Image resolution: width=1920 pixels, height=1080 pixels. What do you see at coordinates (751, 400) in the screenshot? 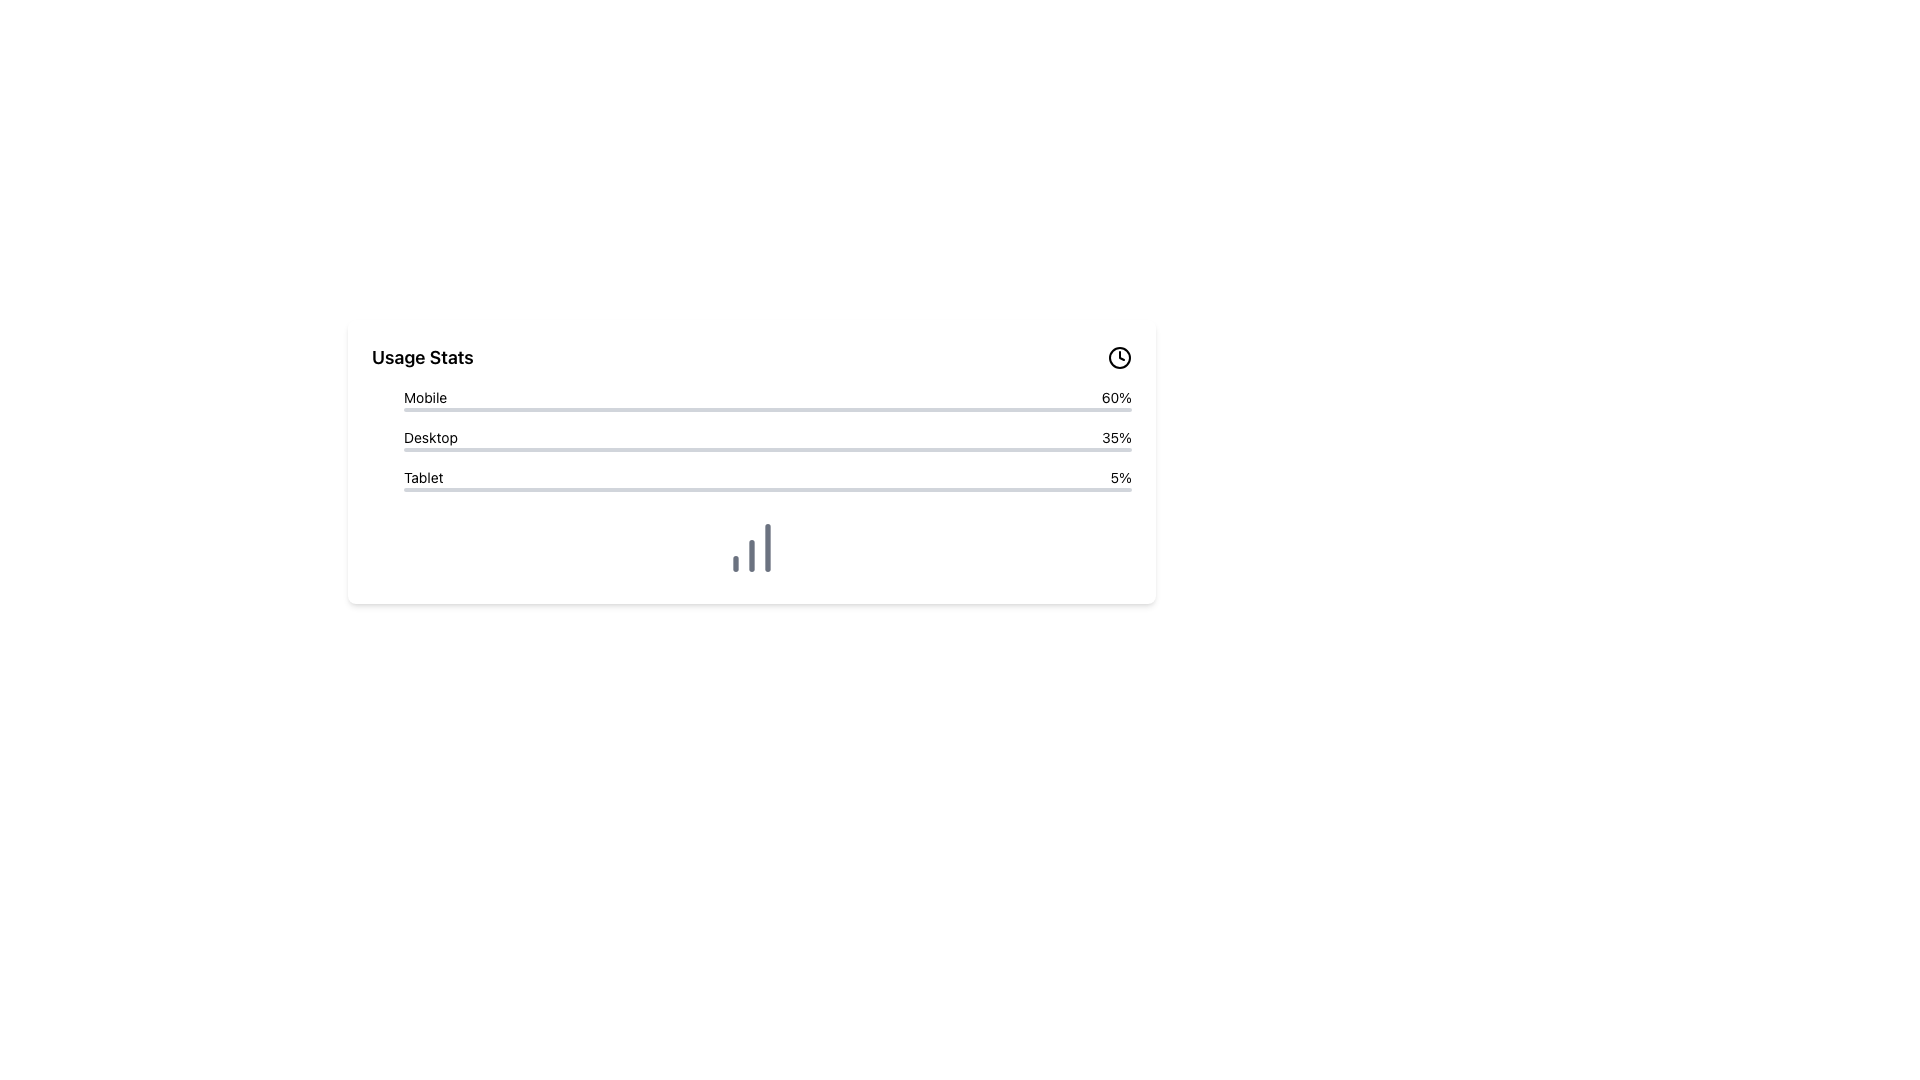
I see `the red progress bar labeled 'Mobile', which is filled up to 60% of its width, located at the top of the list under 'Usage Stats'` at bounding box center [751, 400].